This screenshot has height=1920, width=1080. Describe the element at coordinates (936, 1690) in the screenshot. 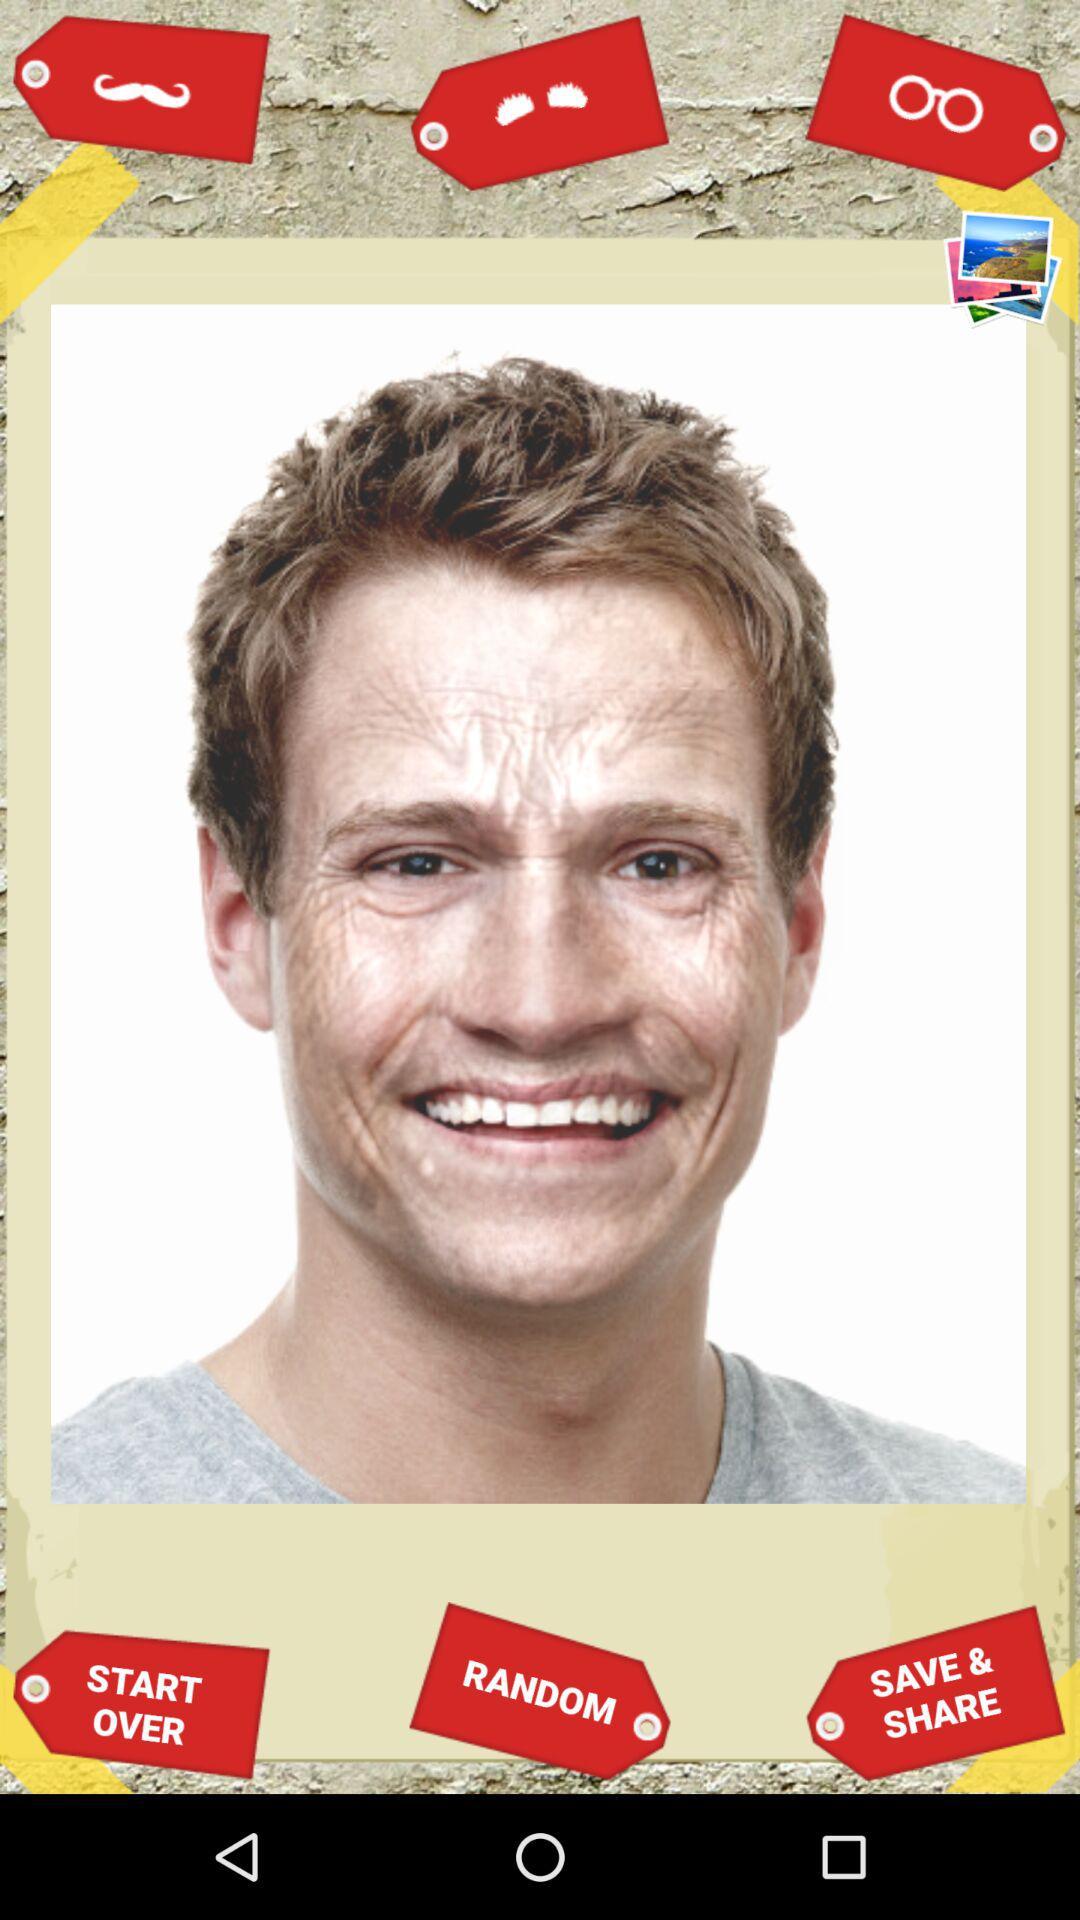

I see `icon next to random` at that location.